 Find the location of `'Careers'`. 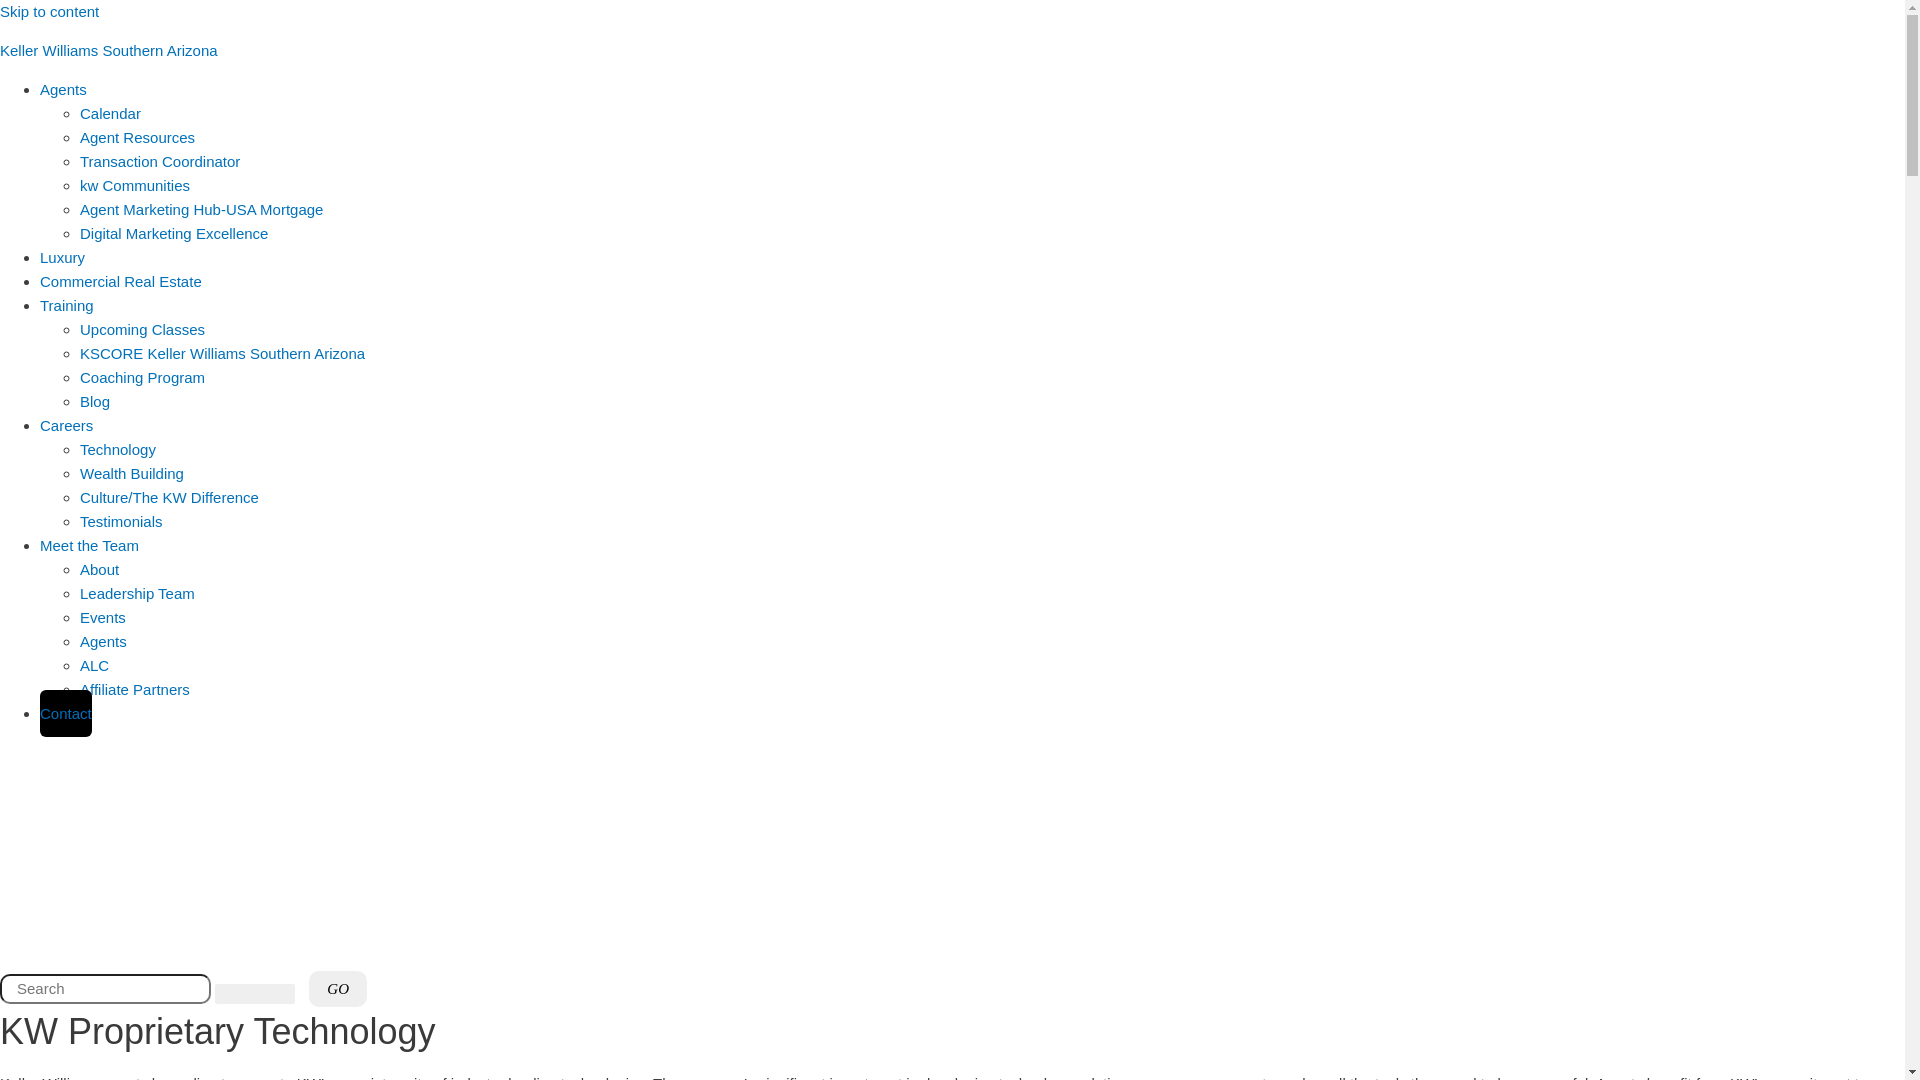

'Careers' is located at coordinates (39, 411).